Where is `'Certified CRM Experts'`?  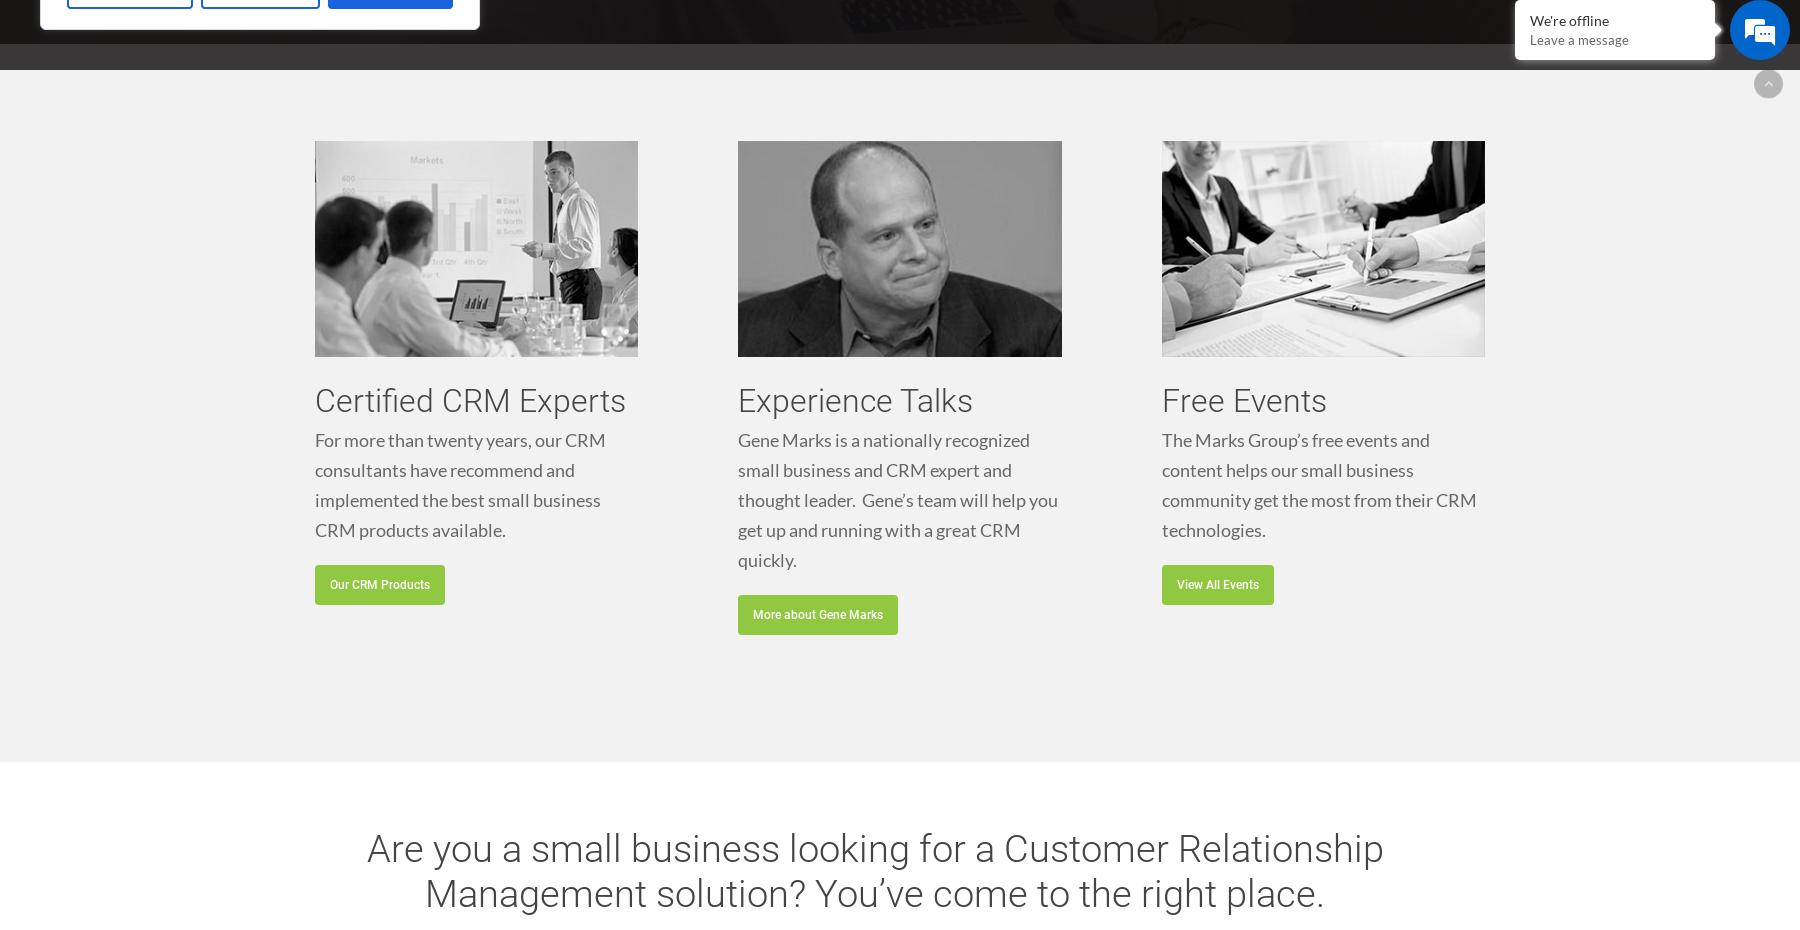 'Certified CRM Experts' is located at coordinates (469, 399).